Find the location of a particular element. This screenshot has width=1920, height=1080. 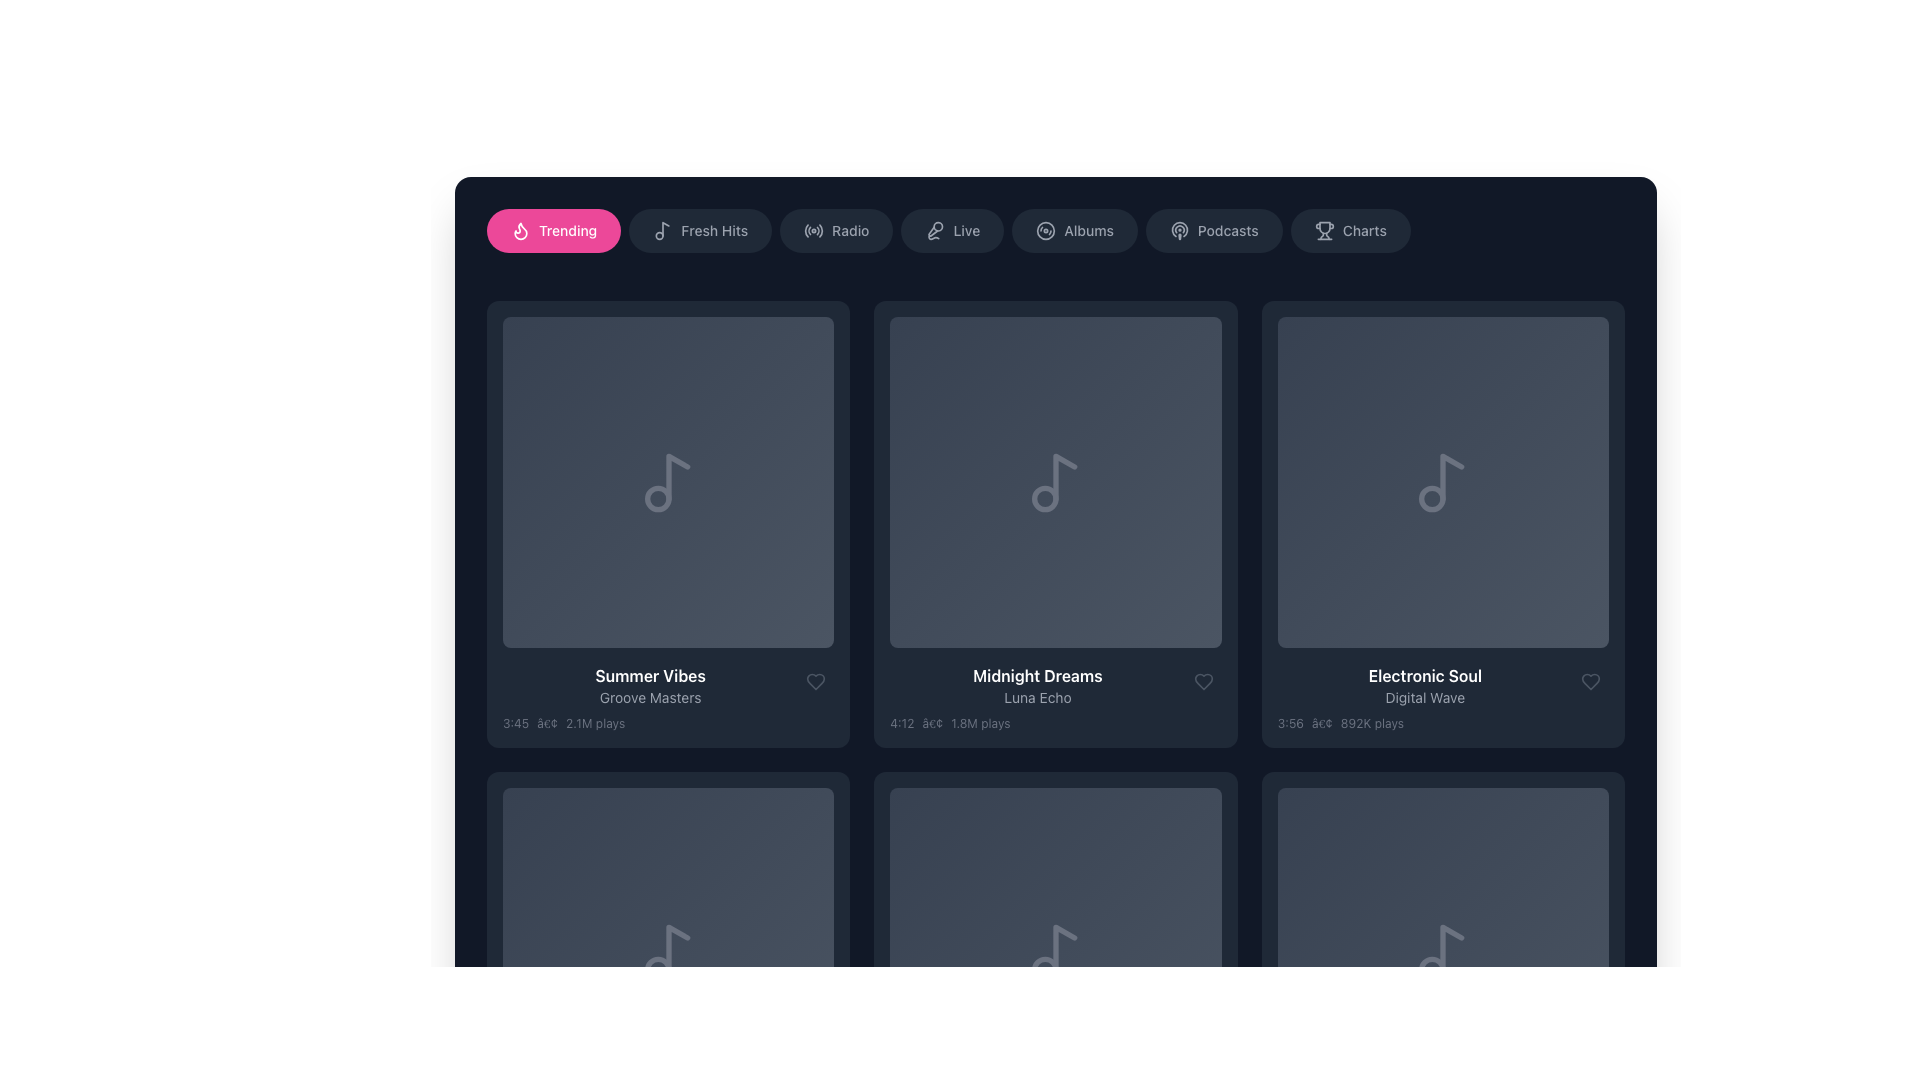

the 'Podcasts' text label located in the top navigation bar is located at coordinates (1227, 230).